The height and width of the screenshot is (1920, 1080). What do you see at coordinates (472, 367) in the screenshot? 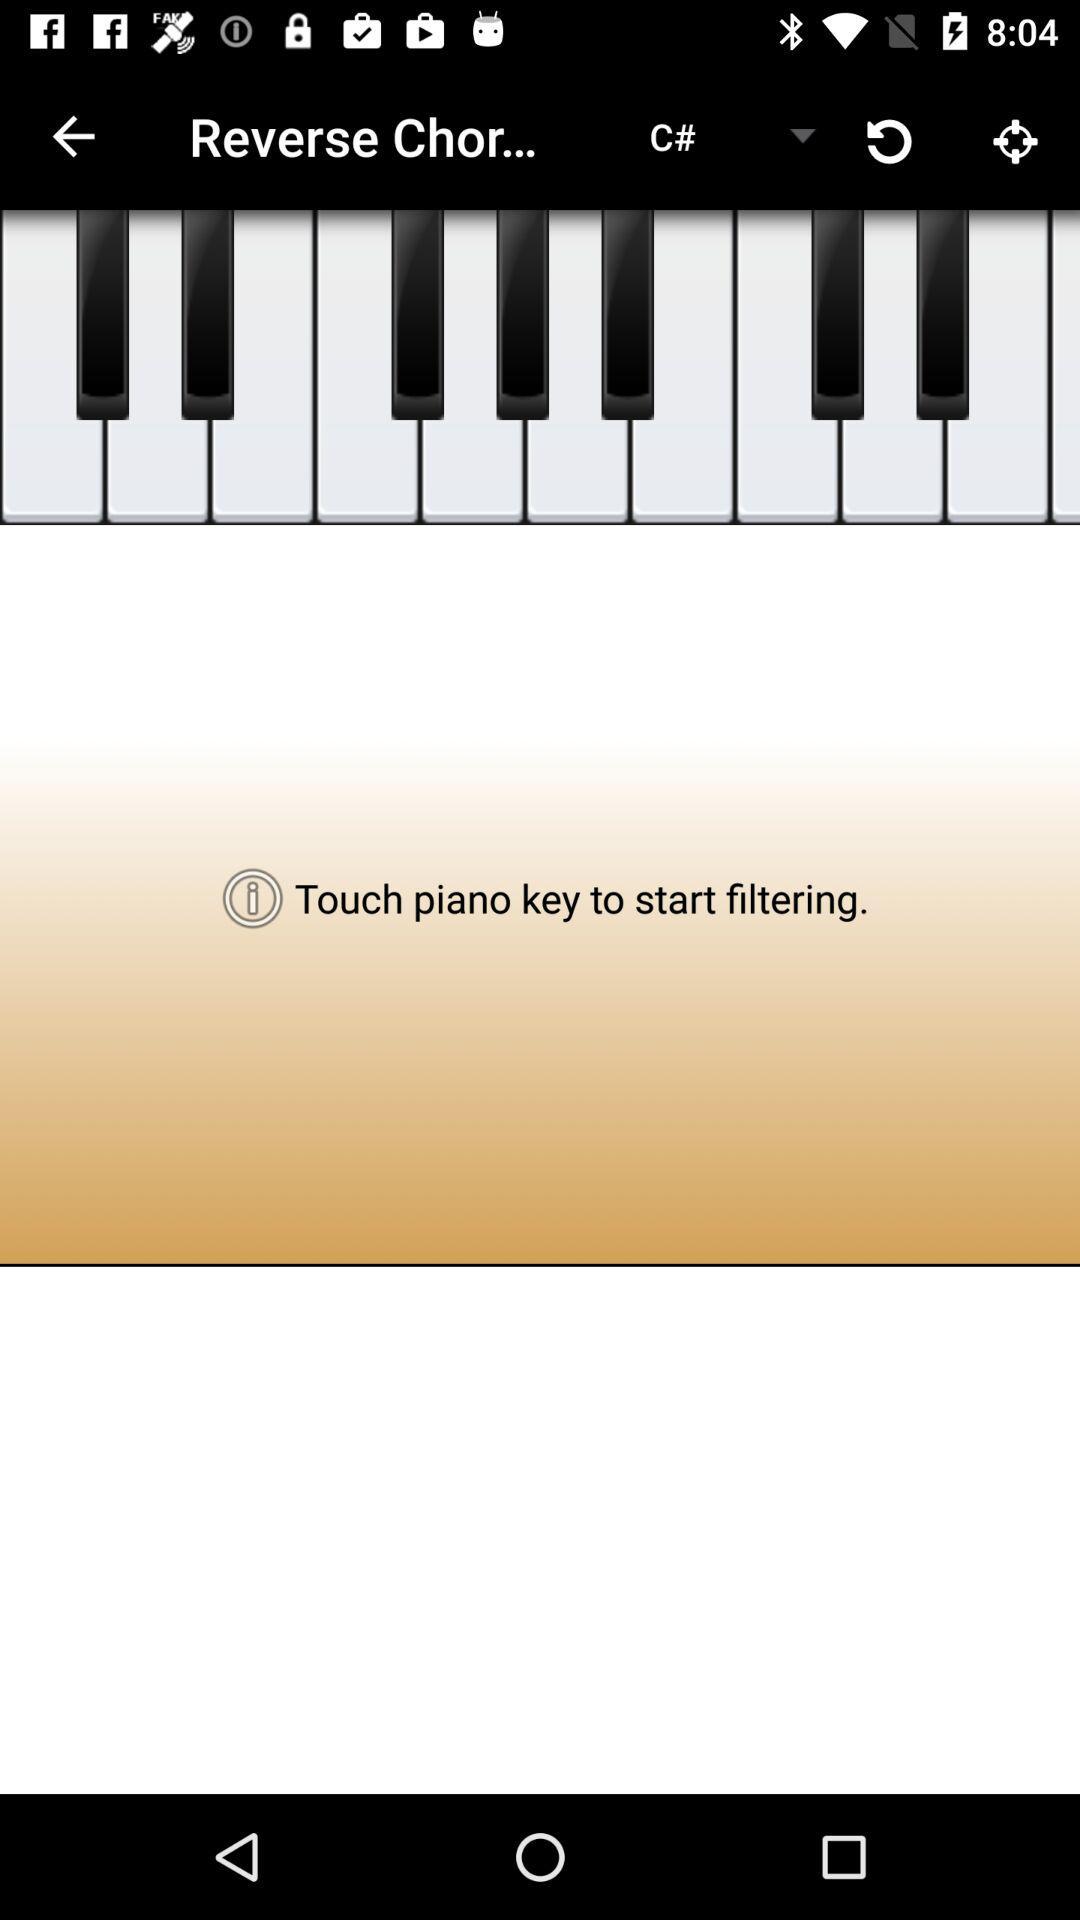
I see `touch piano key` at bounding box center [472, 367].